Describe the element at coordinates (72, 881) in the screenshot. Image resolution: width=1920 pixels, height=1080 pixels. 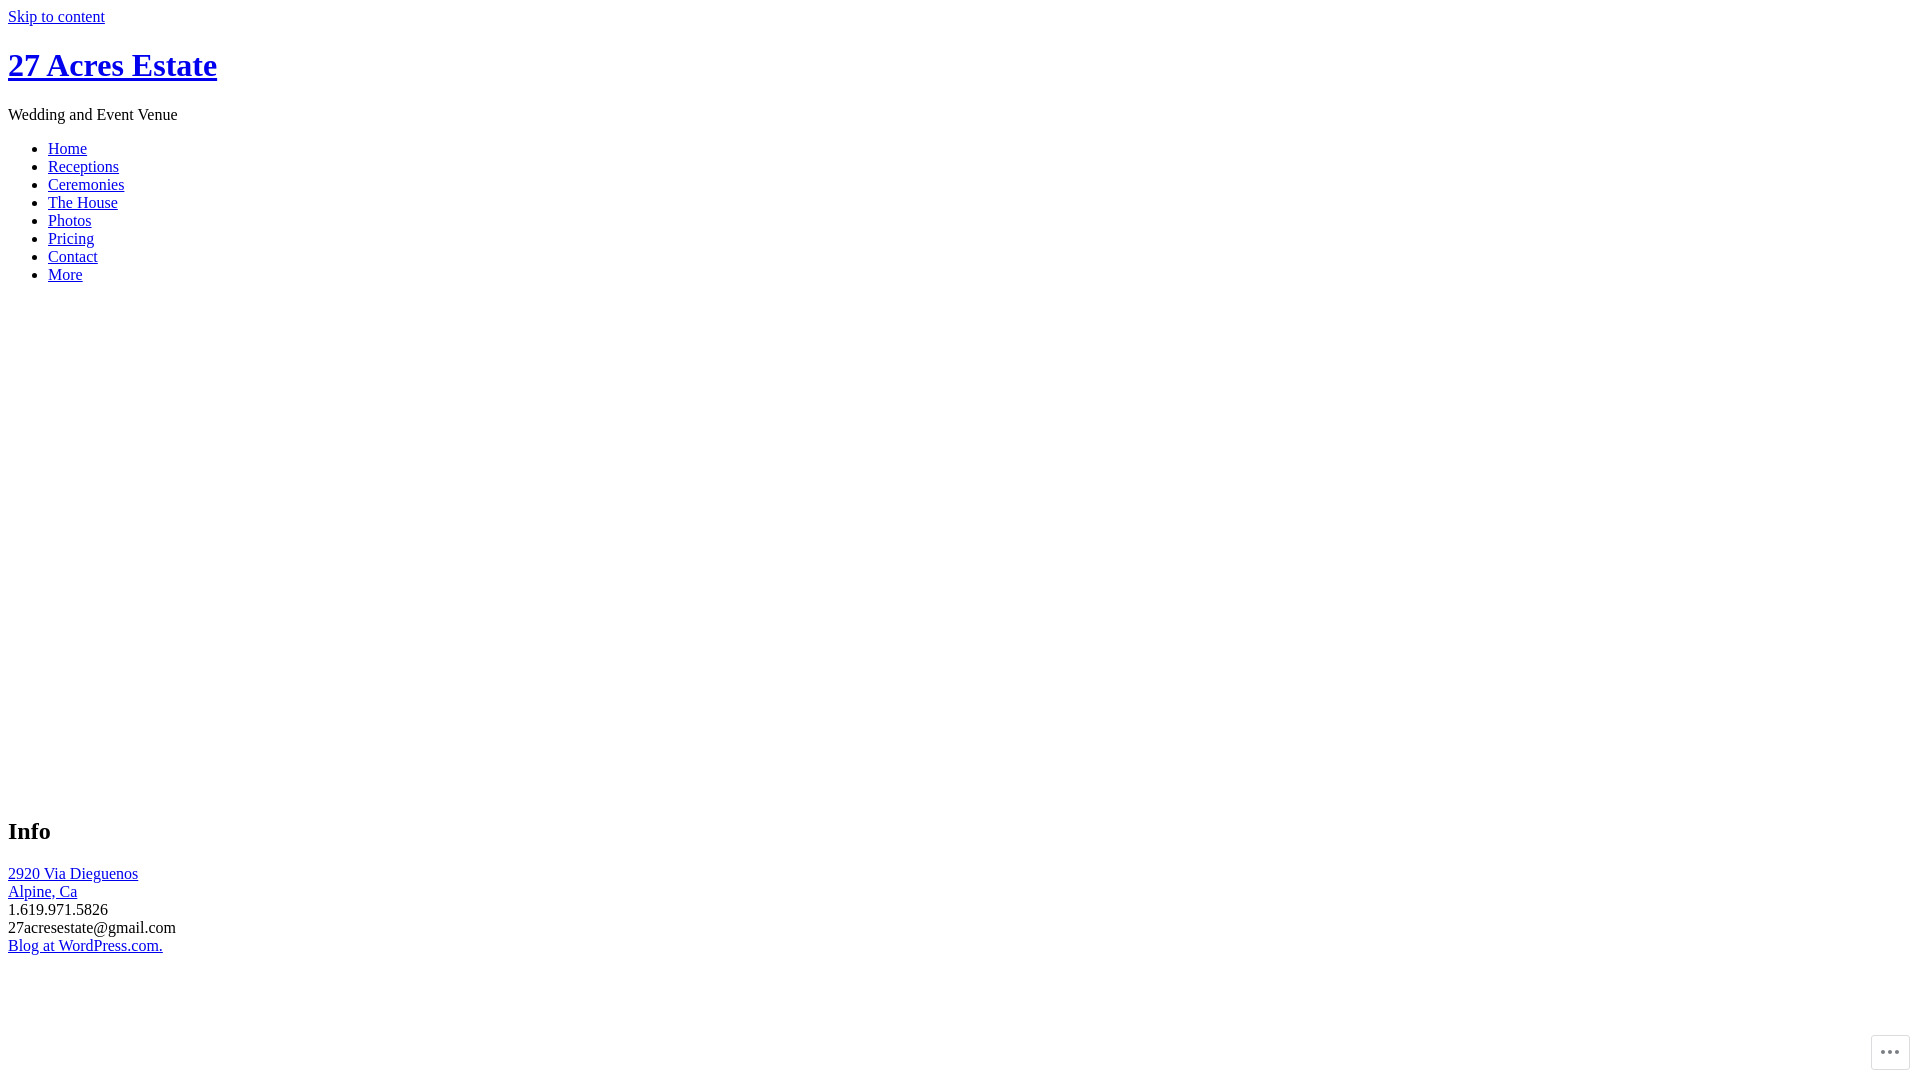
I see `'2920 Via Dieguenos` at that location.